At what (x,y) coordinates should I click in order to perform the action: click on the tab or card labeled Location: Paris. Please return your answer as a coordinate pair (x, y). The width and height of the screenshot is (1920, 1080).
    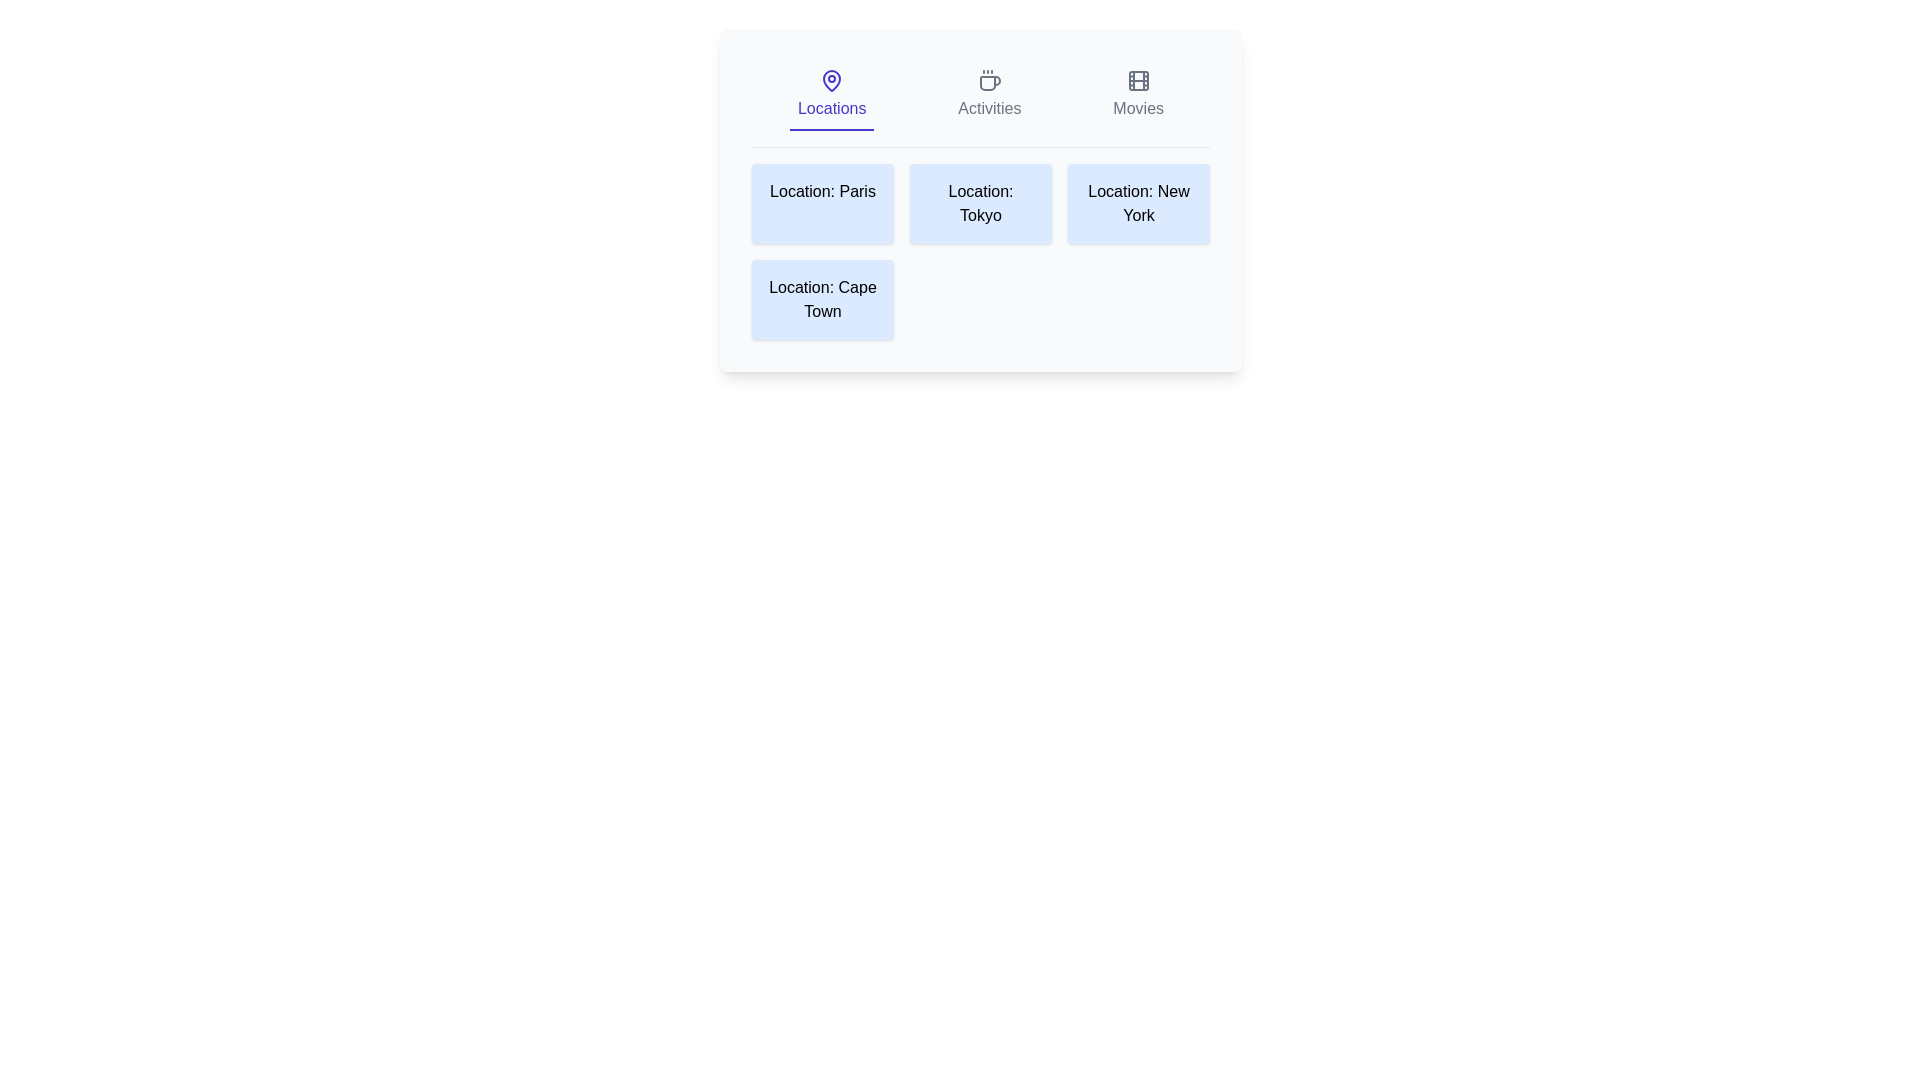
    Looking at the image, I should click on (822, 204).